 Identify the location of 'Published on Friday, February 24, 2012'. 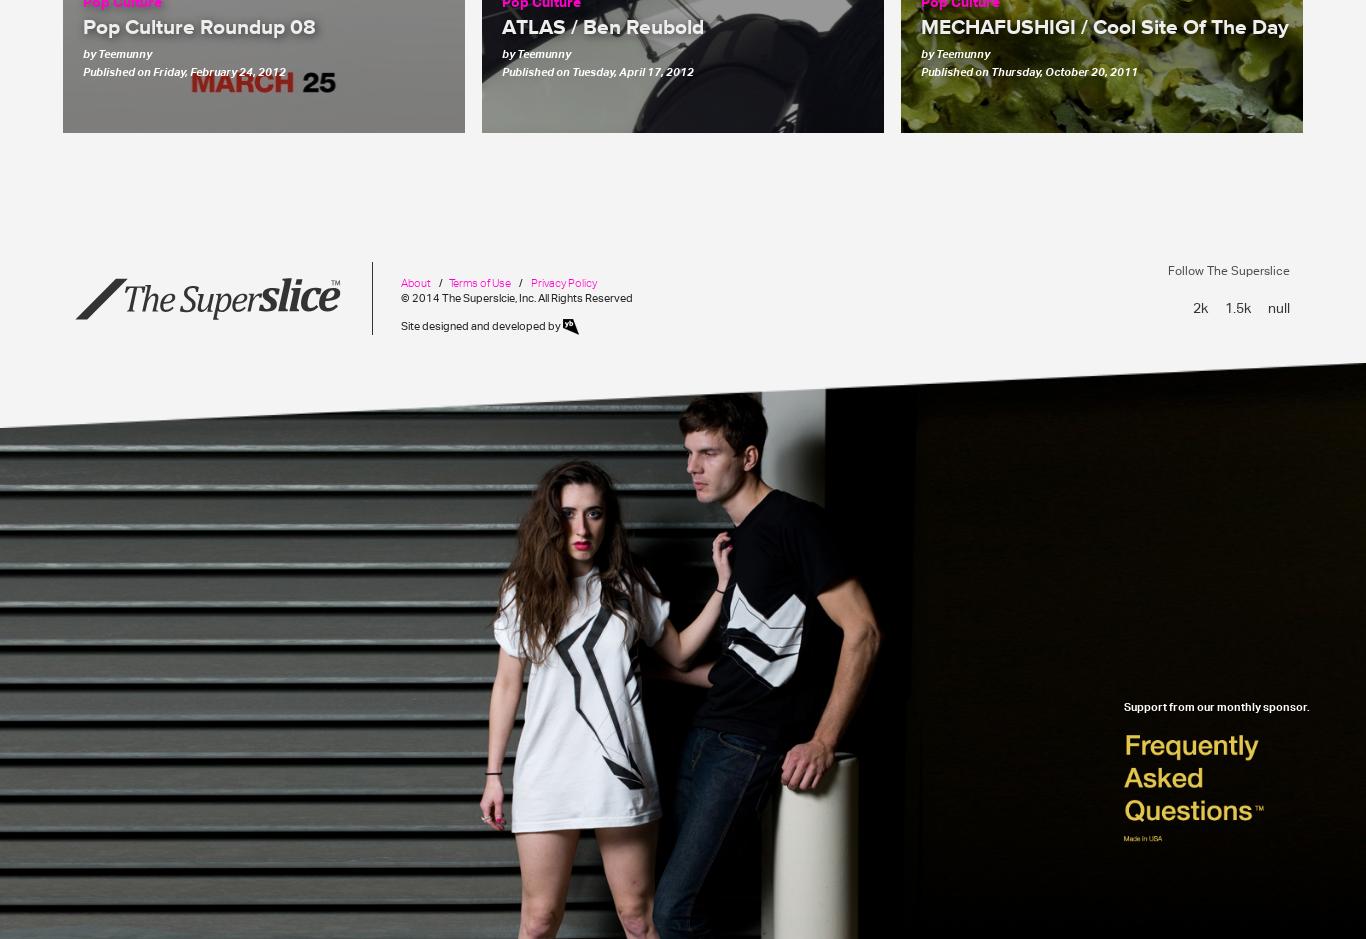
(183, 69).